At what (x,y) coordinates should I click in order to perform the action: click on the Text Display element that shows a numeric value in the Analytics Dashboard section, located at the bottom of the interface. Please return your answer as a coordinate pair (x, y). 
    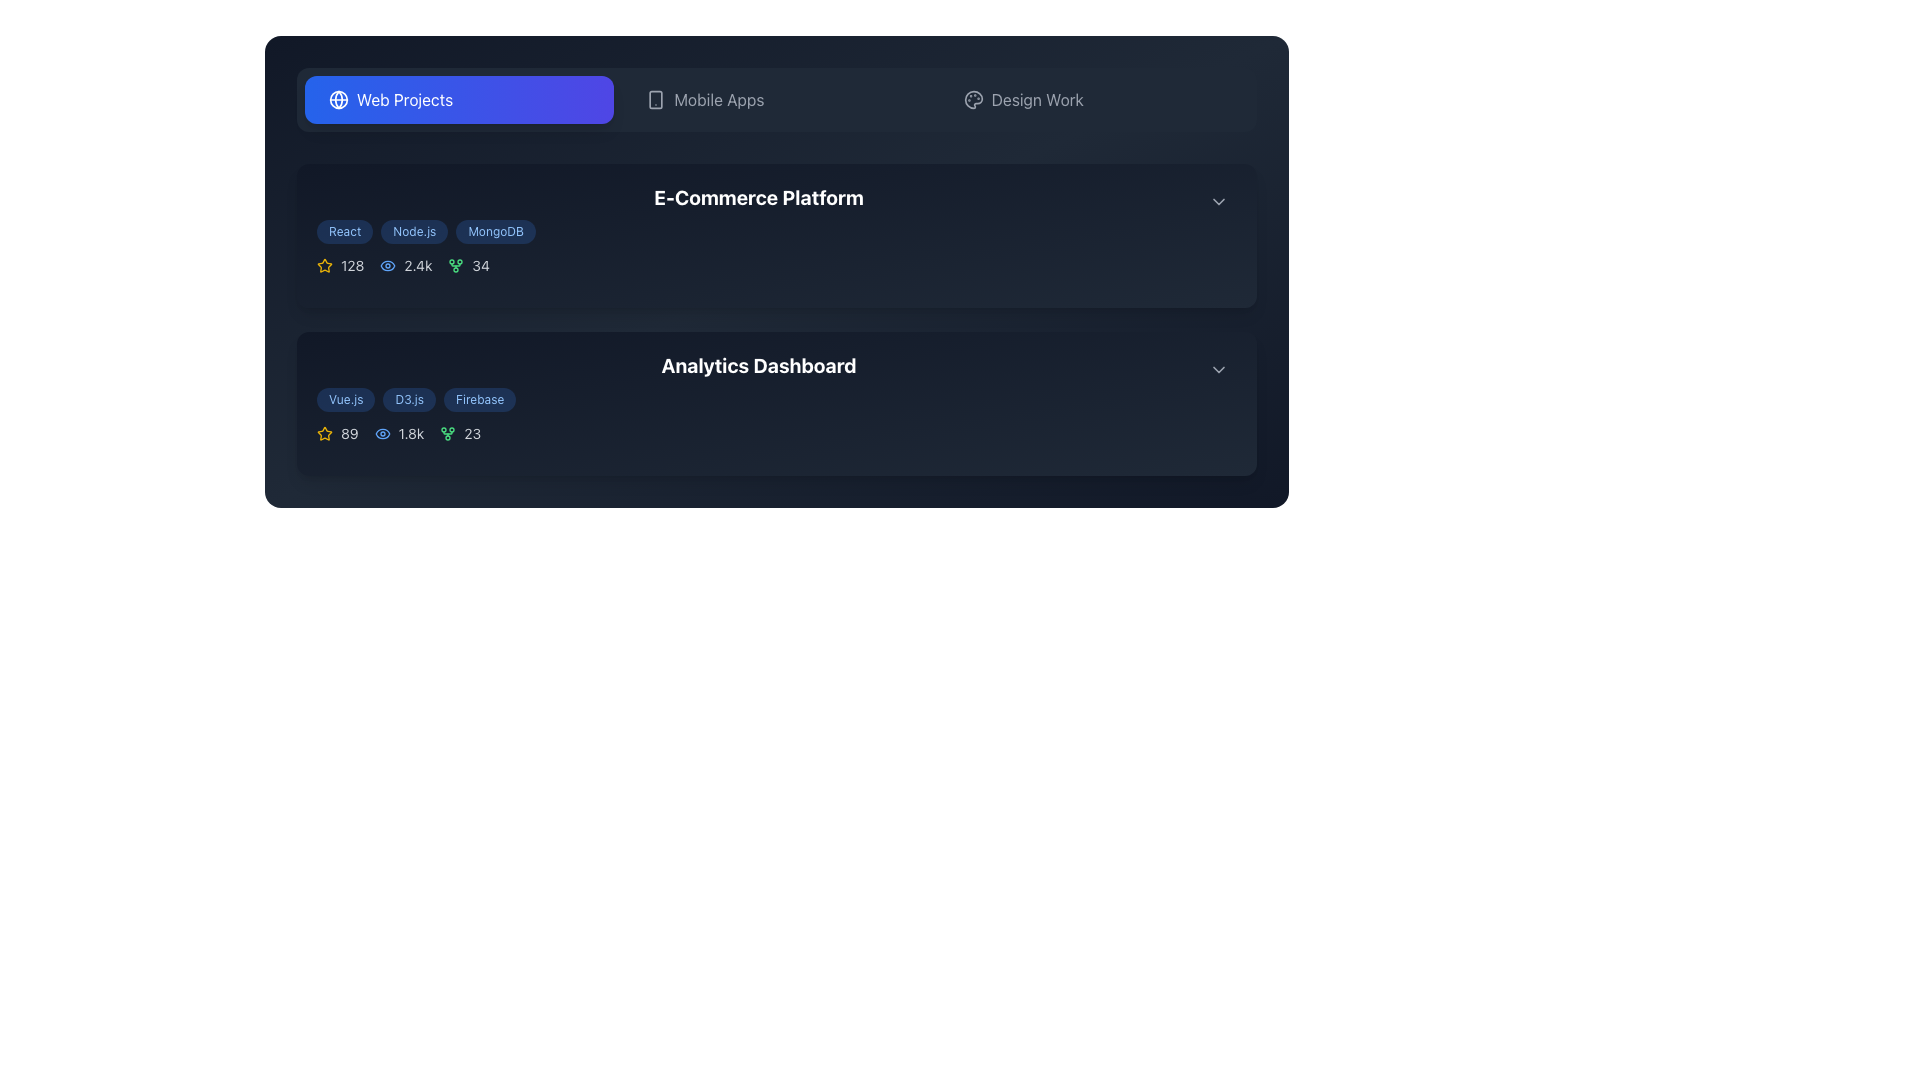
    Looking at the image, I should click on (471, 433).